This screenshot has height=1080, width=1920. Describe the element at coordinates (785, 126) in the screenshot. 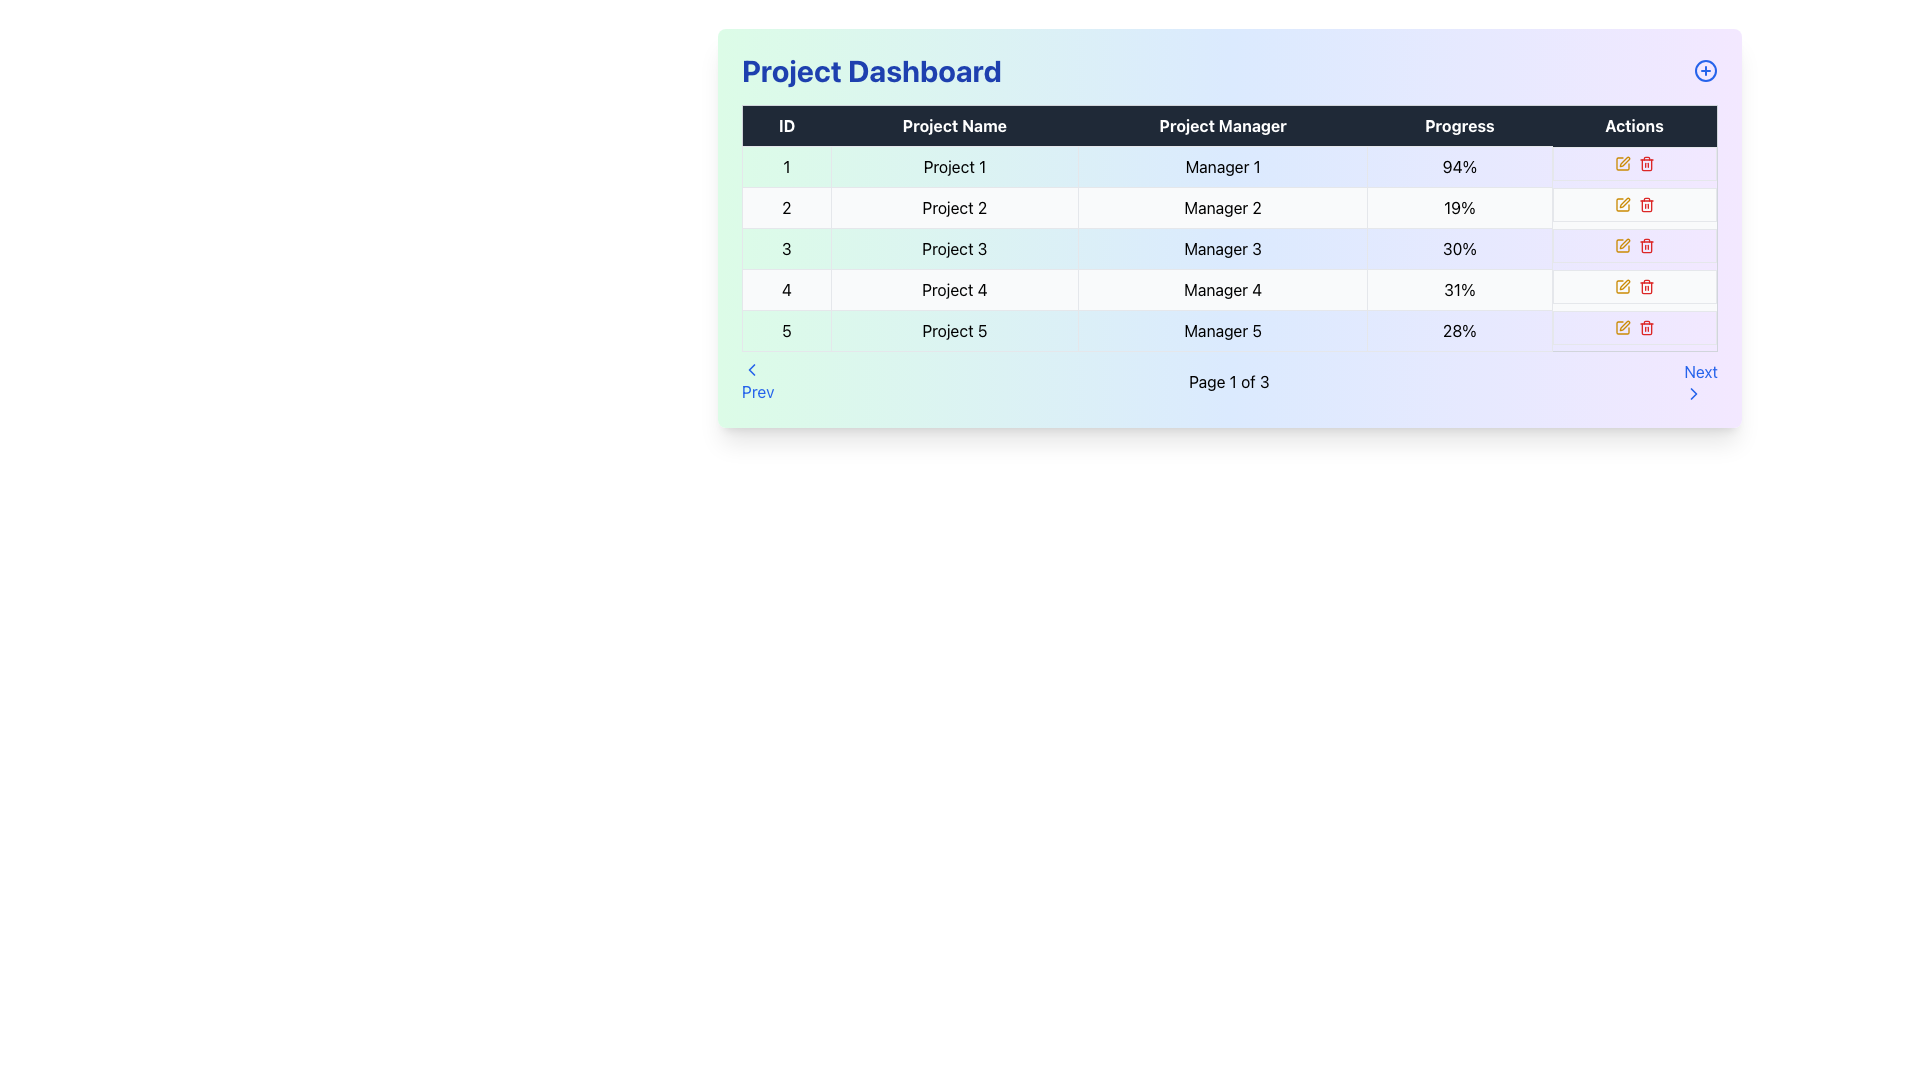

I see `the 'ID' text element, which is the first item in the header row of a table` at that location.